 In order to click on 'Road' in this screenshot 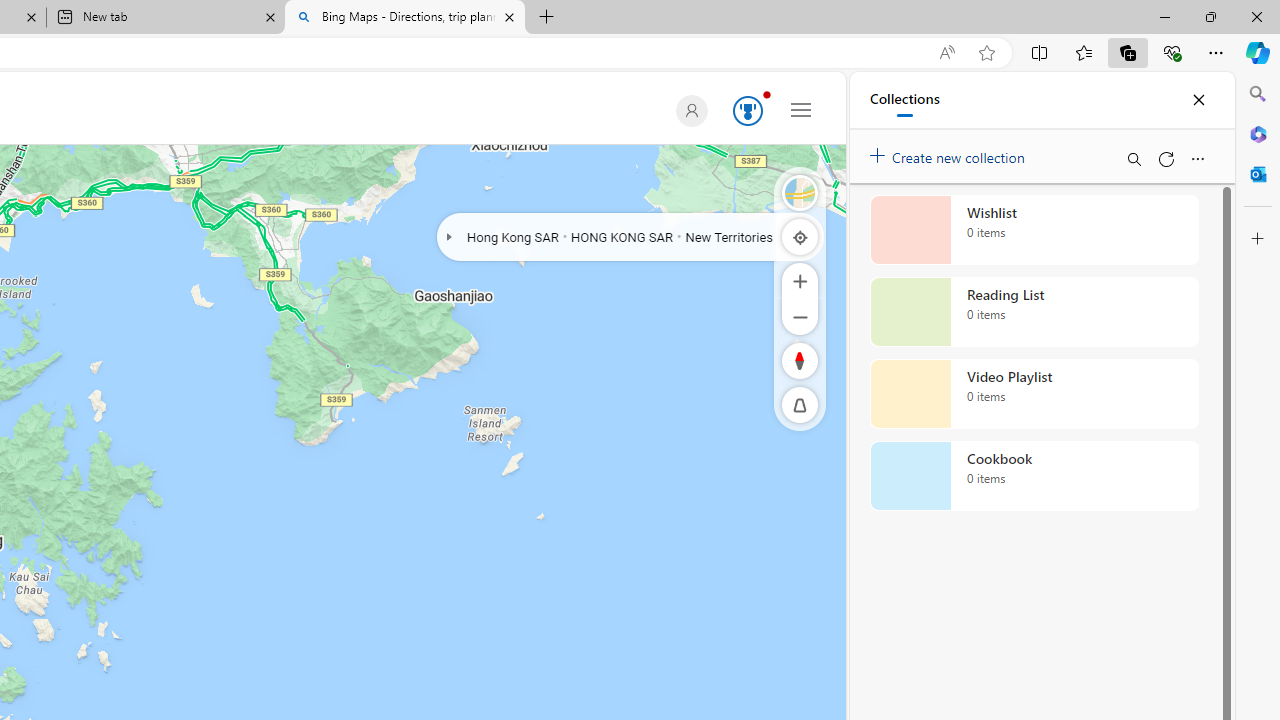, I will do `click(800, 192)`.